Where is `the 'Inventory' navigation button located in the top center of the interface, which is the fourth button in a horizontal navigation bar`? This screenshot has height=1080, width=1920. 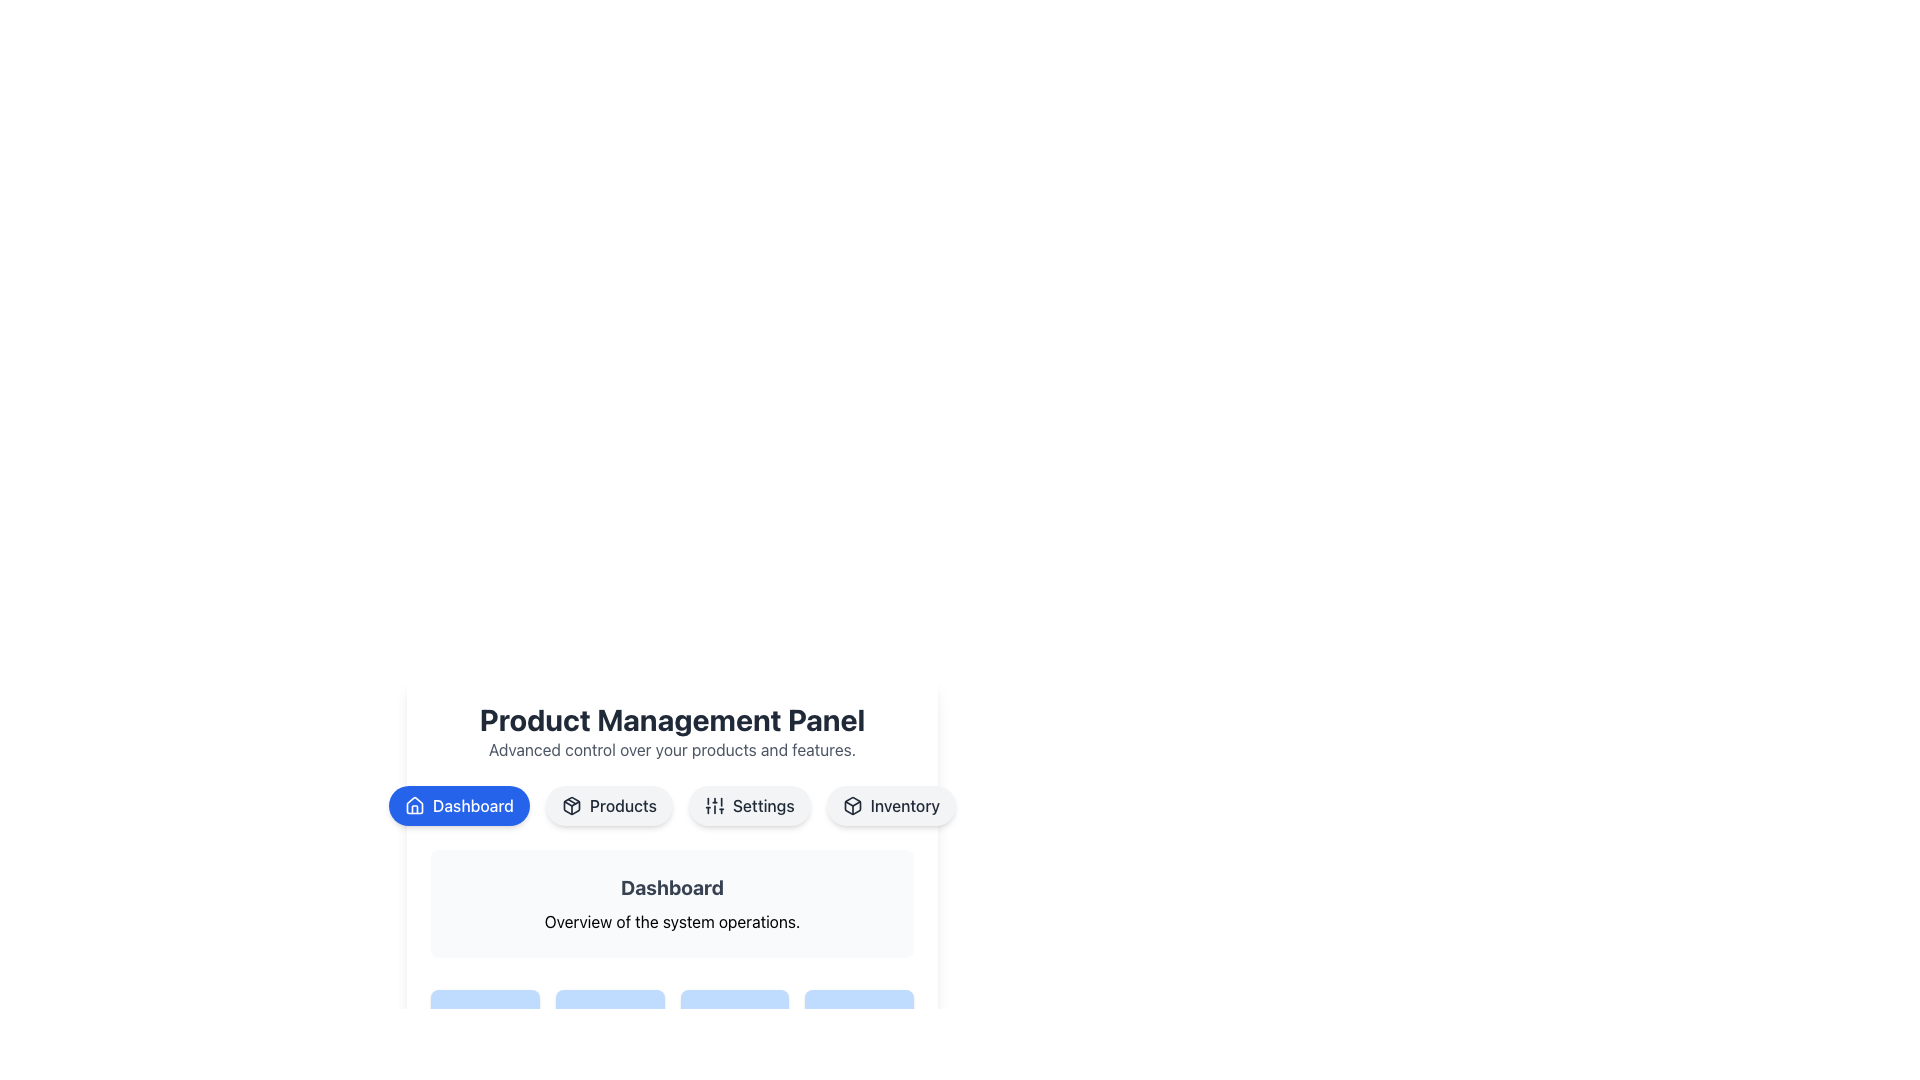
the 'Inventory' navigation button located in the top center of the interface, which is the fourth button in a horizontal navigation bar is located at coordinates (890, 805).